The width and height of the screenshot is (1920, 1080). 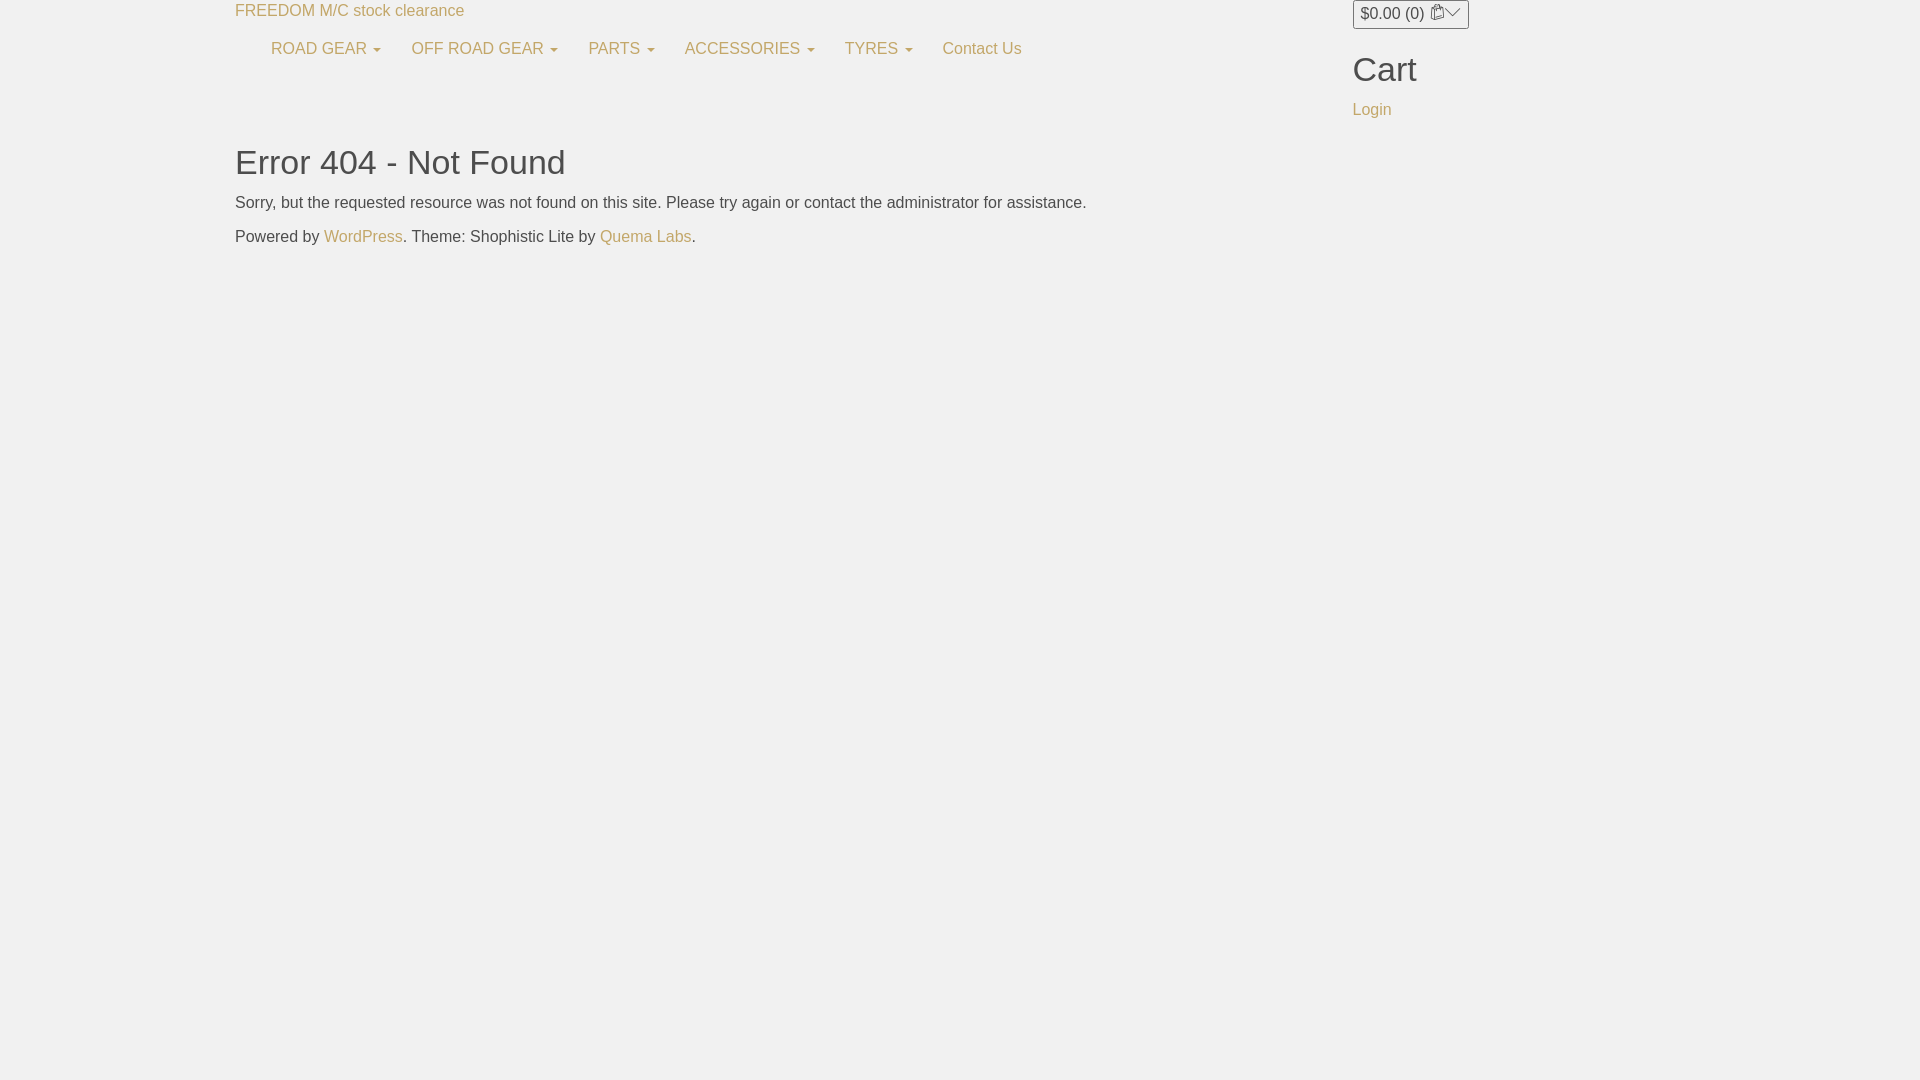 I want to click on 'FREEDOM M/C stock clearance', so click(x=349, y=10).